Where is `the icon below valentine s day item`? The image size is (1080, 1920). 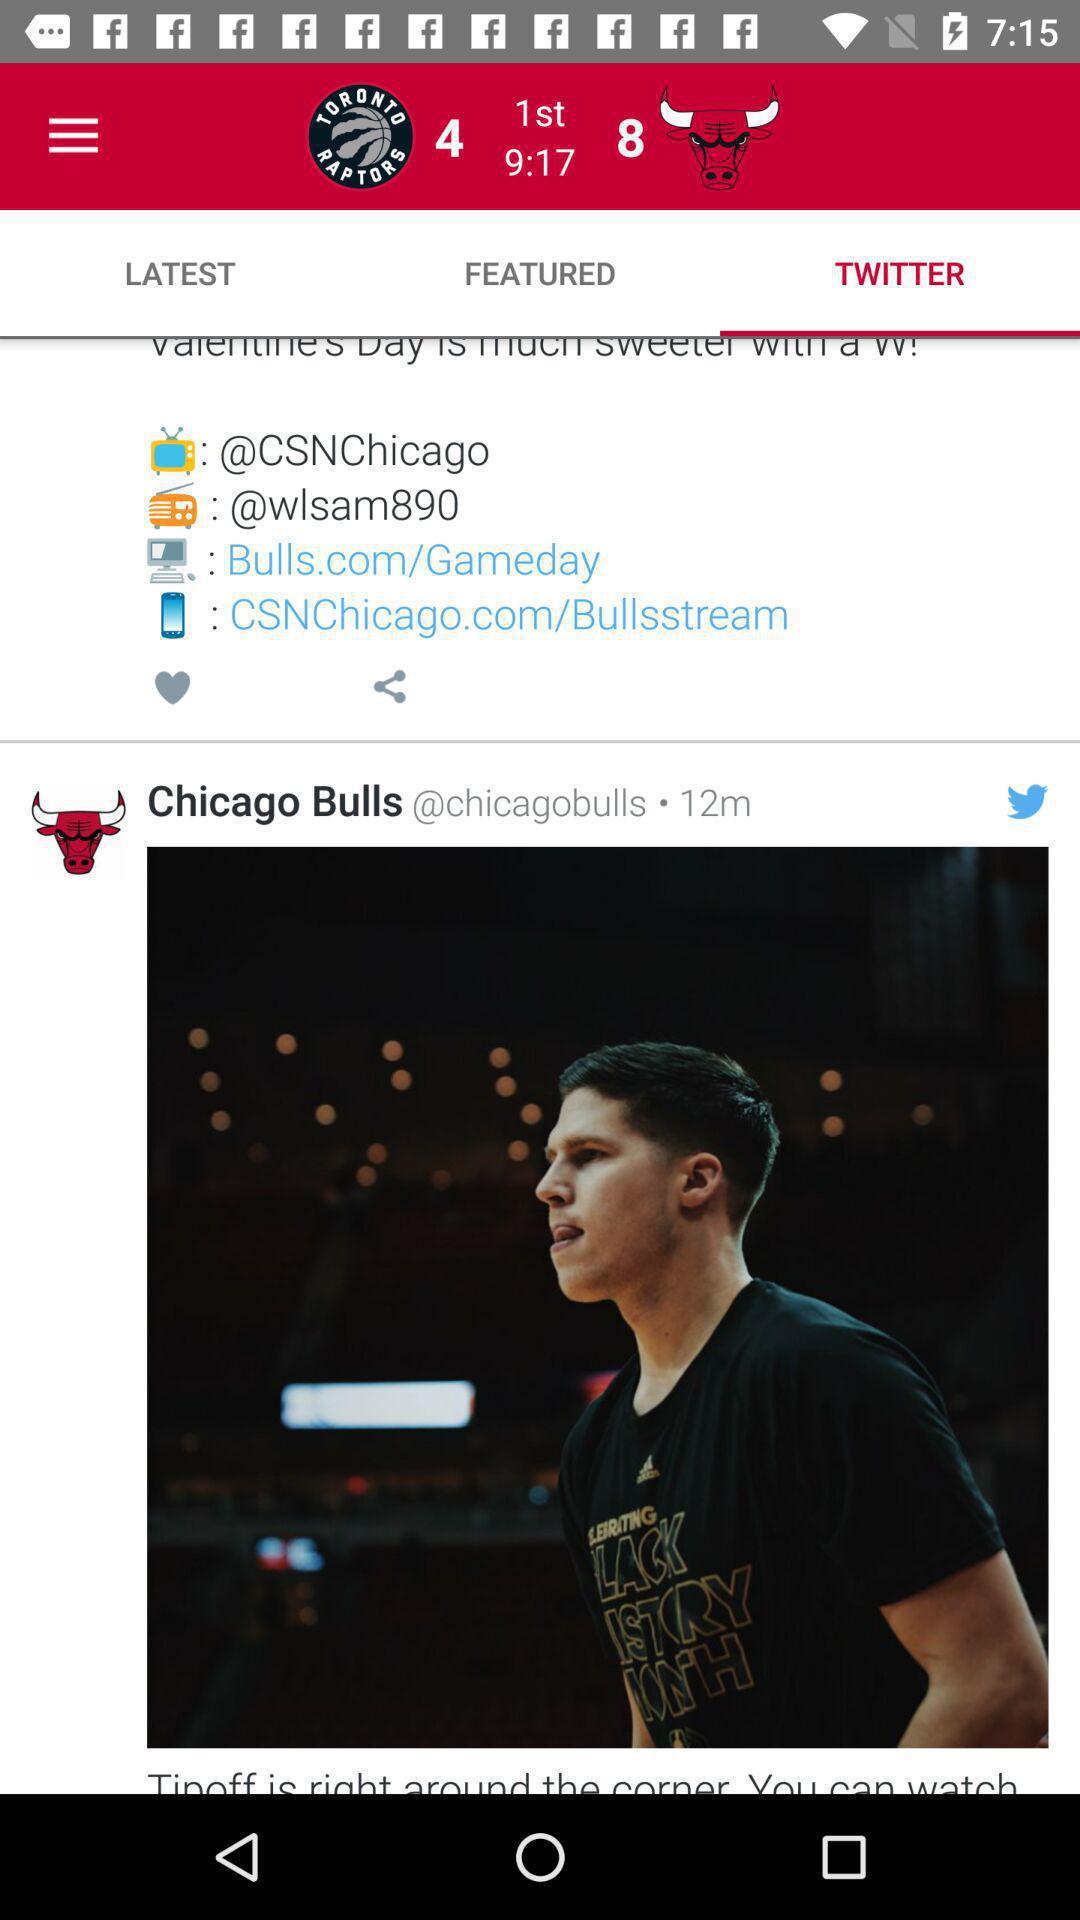
the icon below valentine s day item is located at coordinates (389, 690).